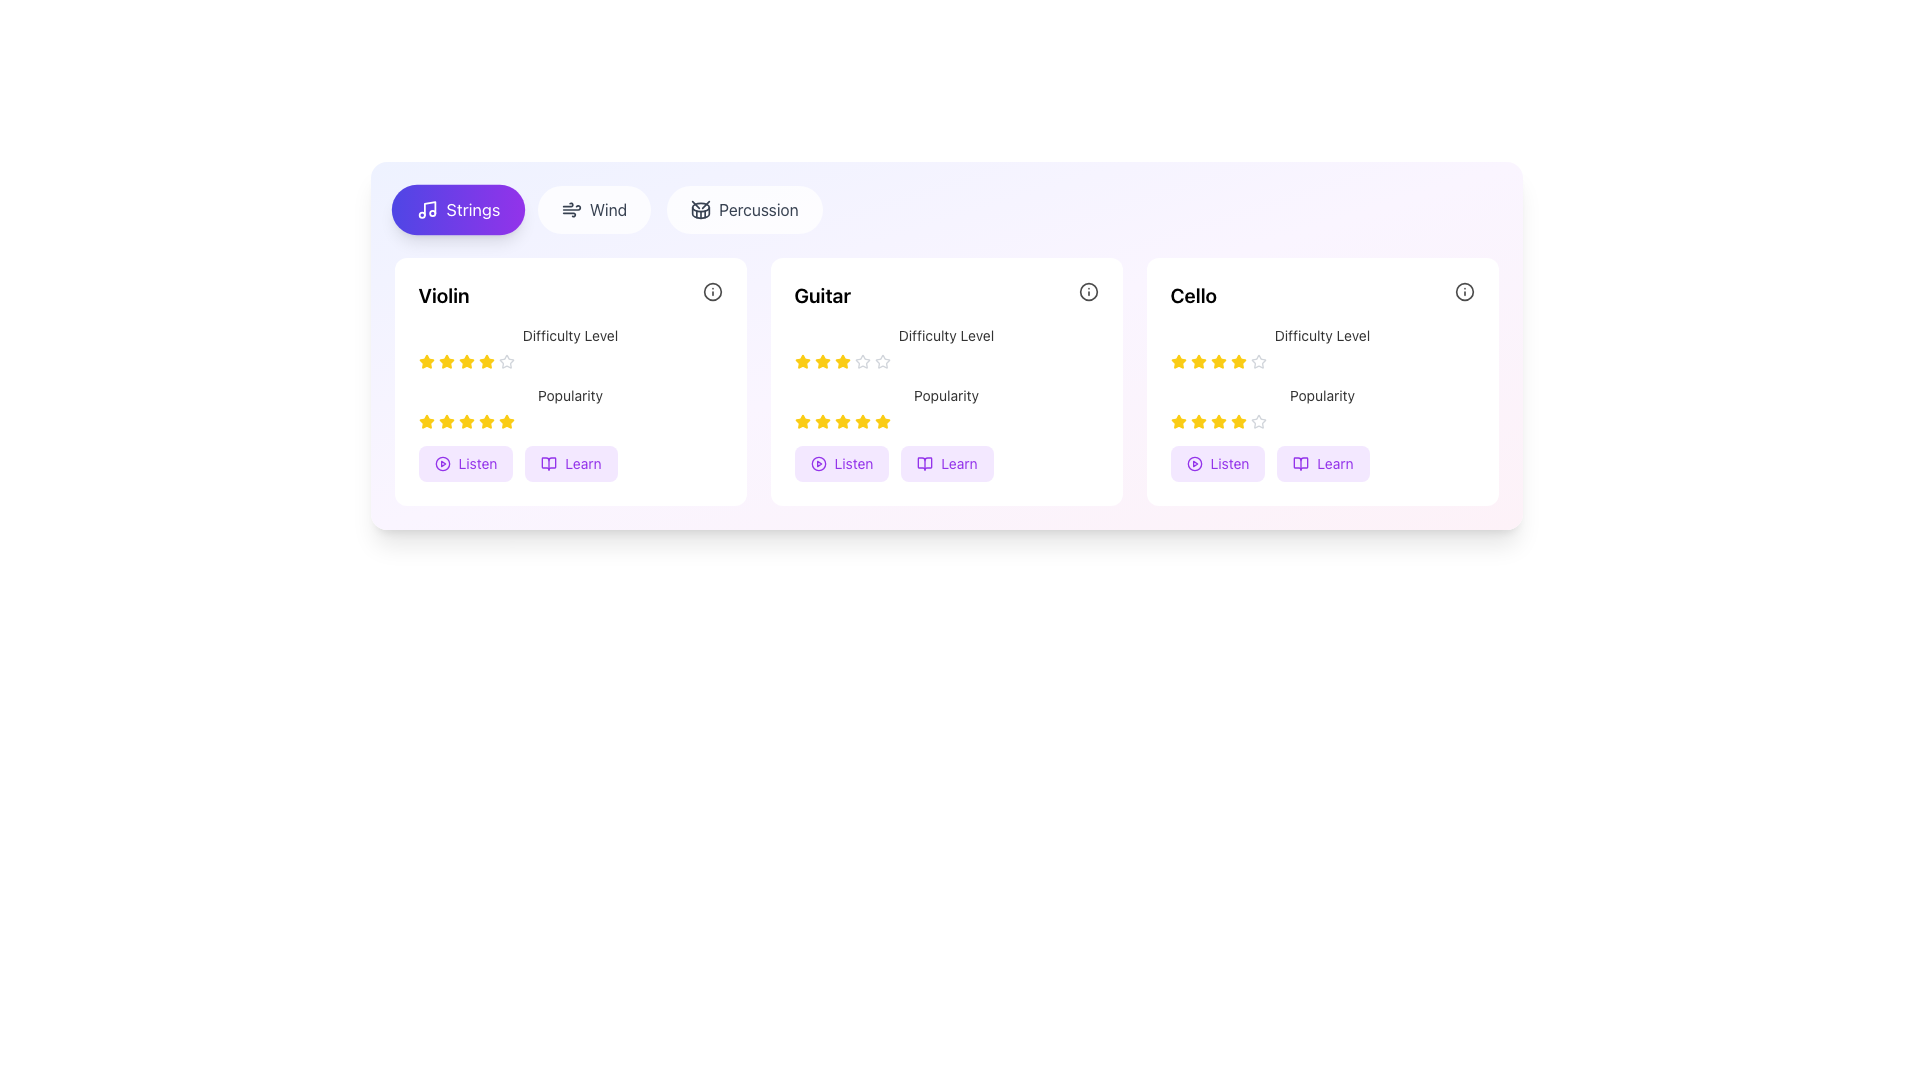 This screenshot has width=1920, height=1080. What do you see at coordinates (1322, 420) in the screenshot?
I see `configuration of the 5-star rating component for the 'Cello' item, which is located below the 'Popularity' label` at bounding box center [1322, 420].